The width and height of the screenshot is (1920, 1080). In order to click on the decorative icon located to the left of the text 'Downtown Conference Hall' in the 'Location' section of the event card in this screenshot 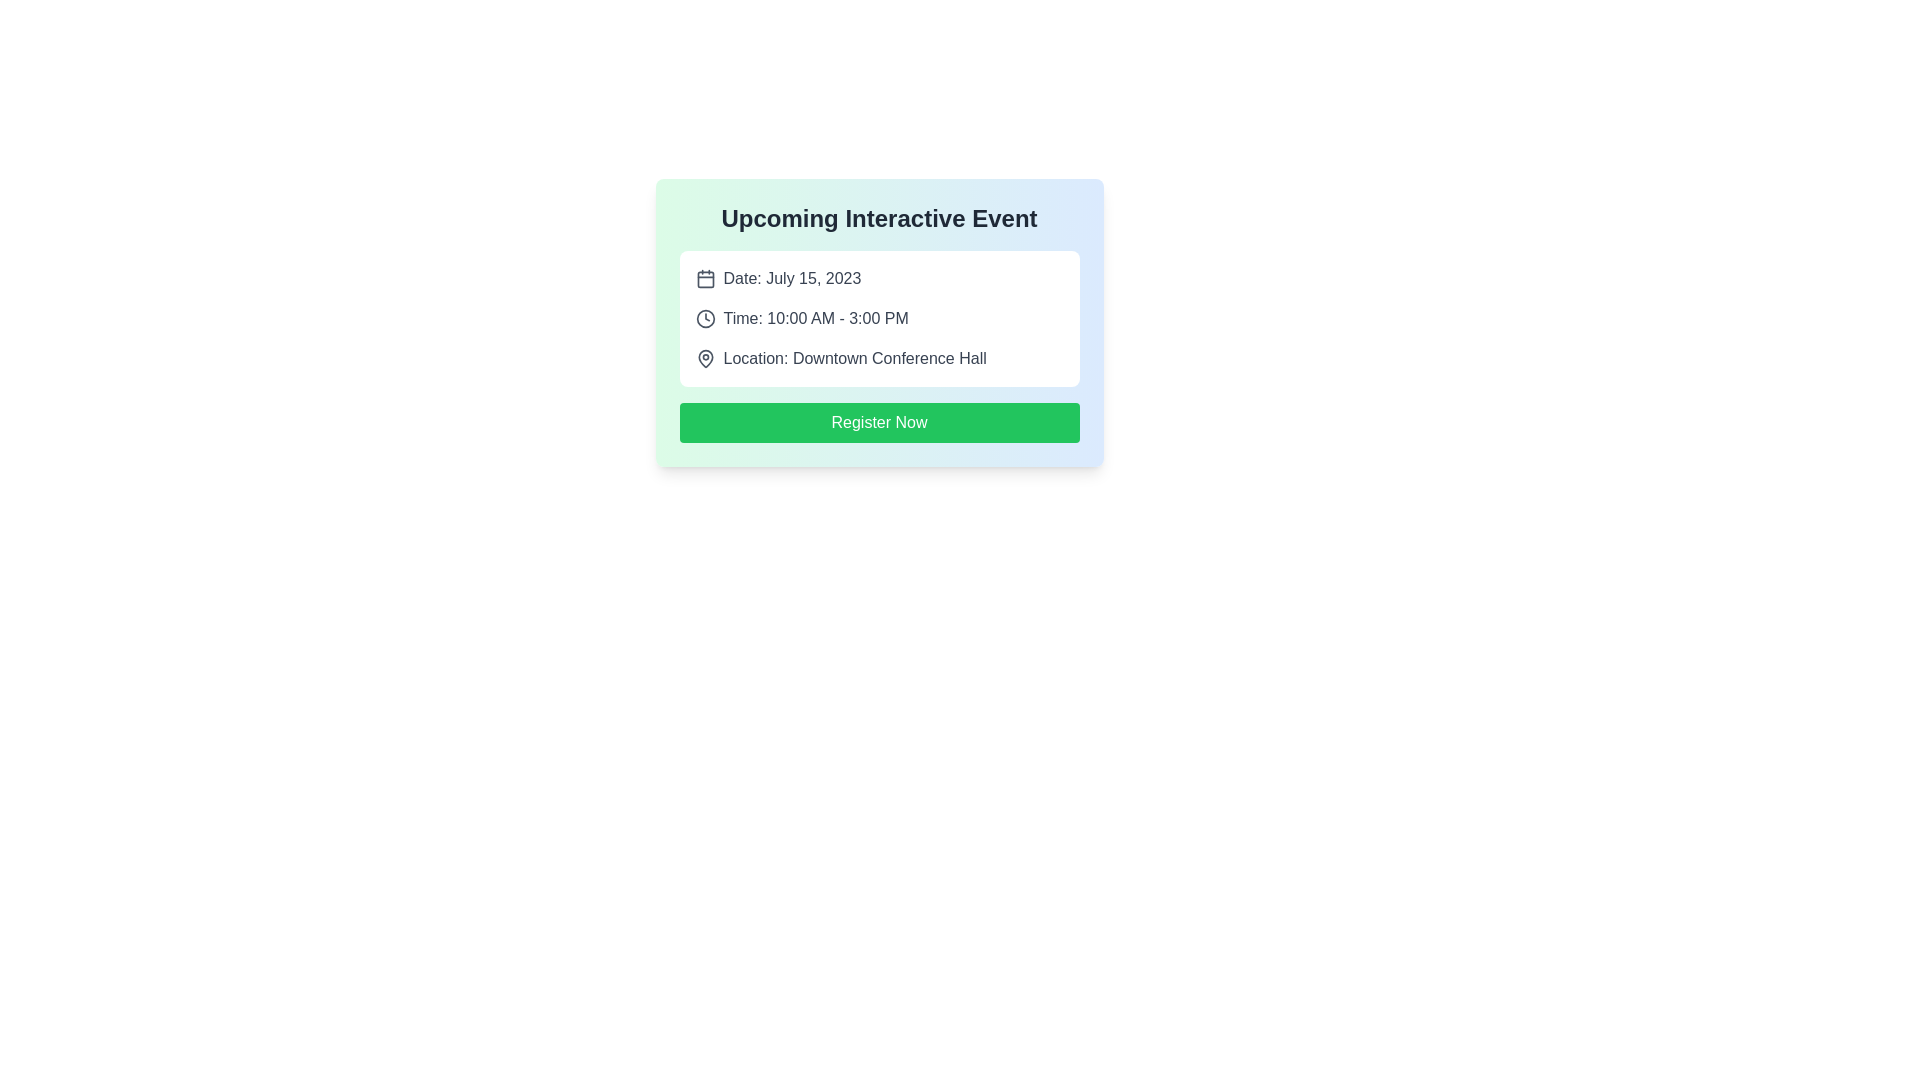, I will do `click(705, 357)`.